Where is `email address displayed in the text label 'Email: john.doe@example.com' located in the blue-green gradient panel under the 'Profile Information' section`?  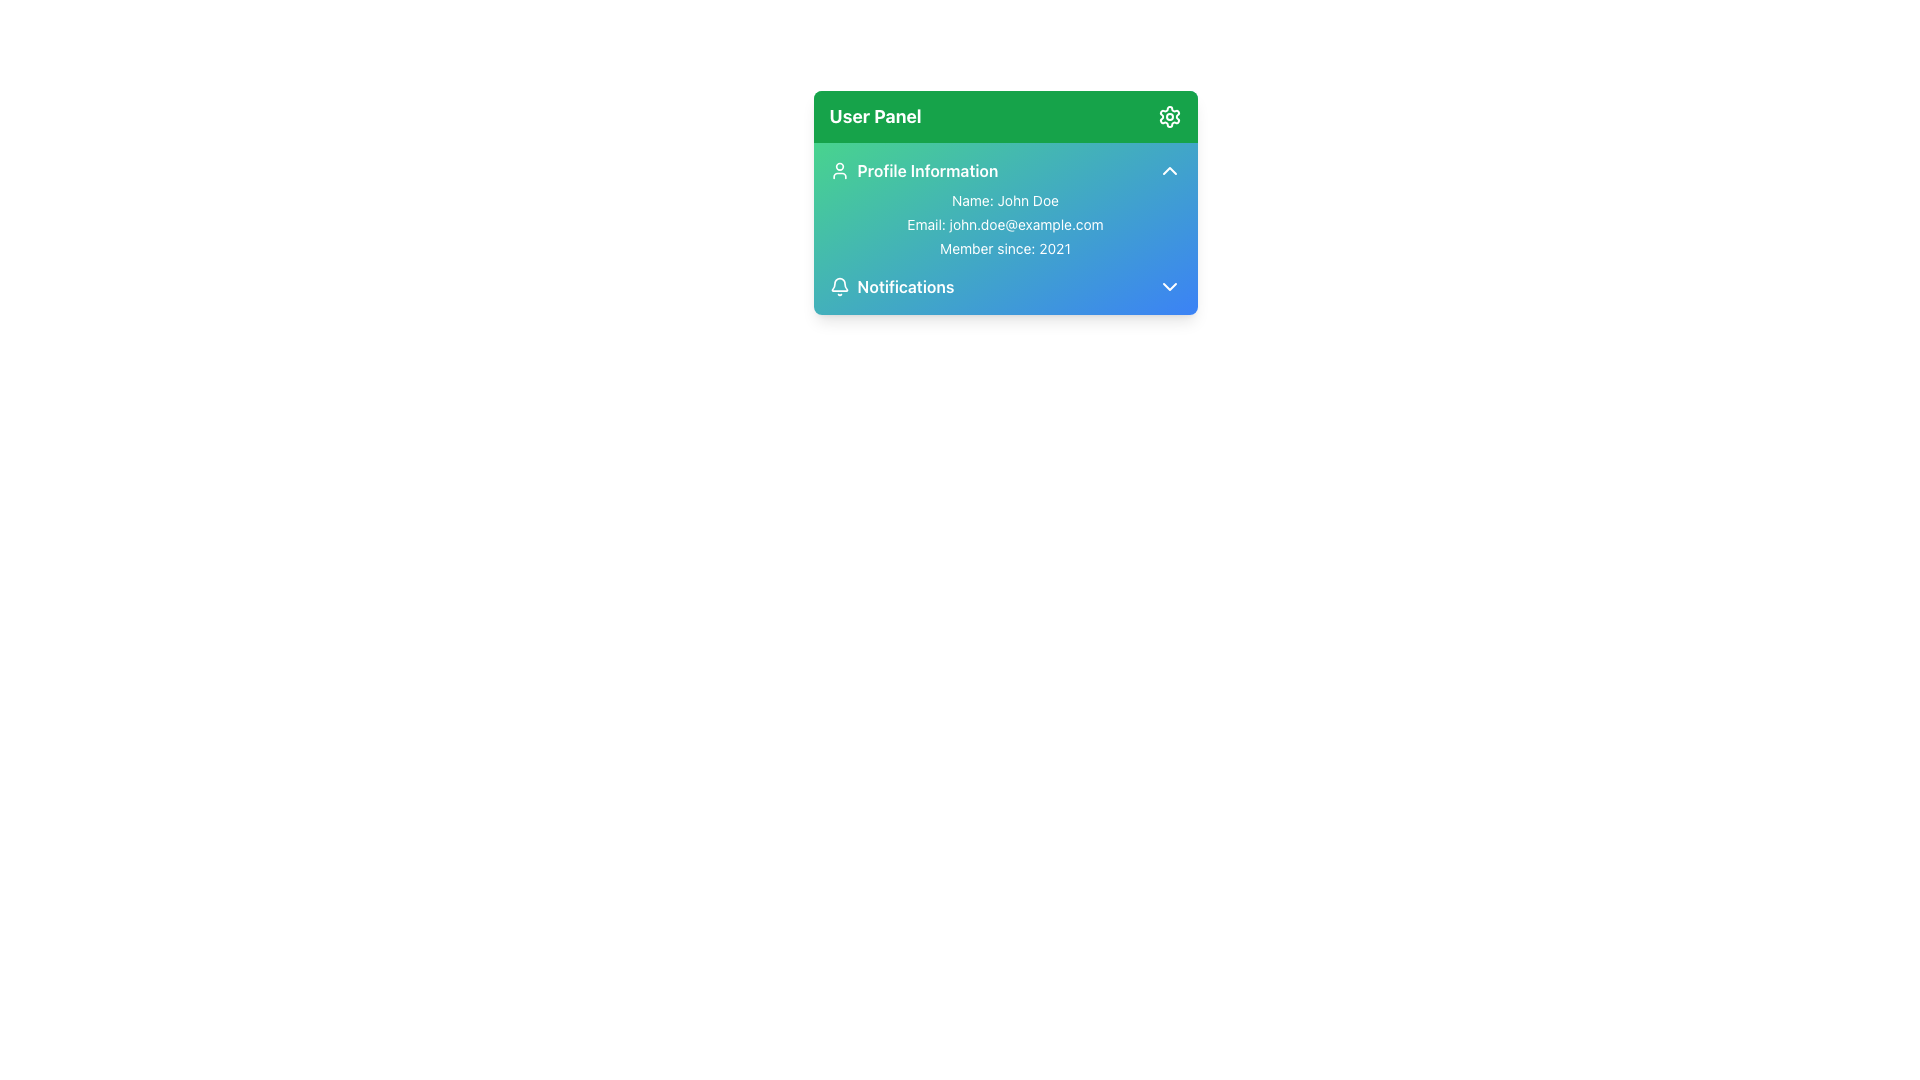
email address displayed in the text label 'Email: john.doe@example.com' located in the blue-green gradient panel under the 'Profile Information' section is located at coordinates (1005, 224).